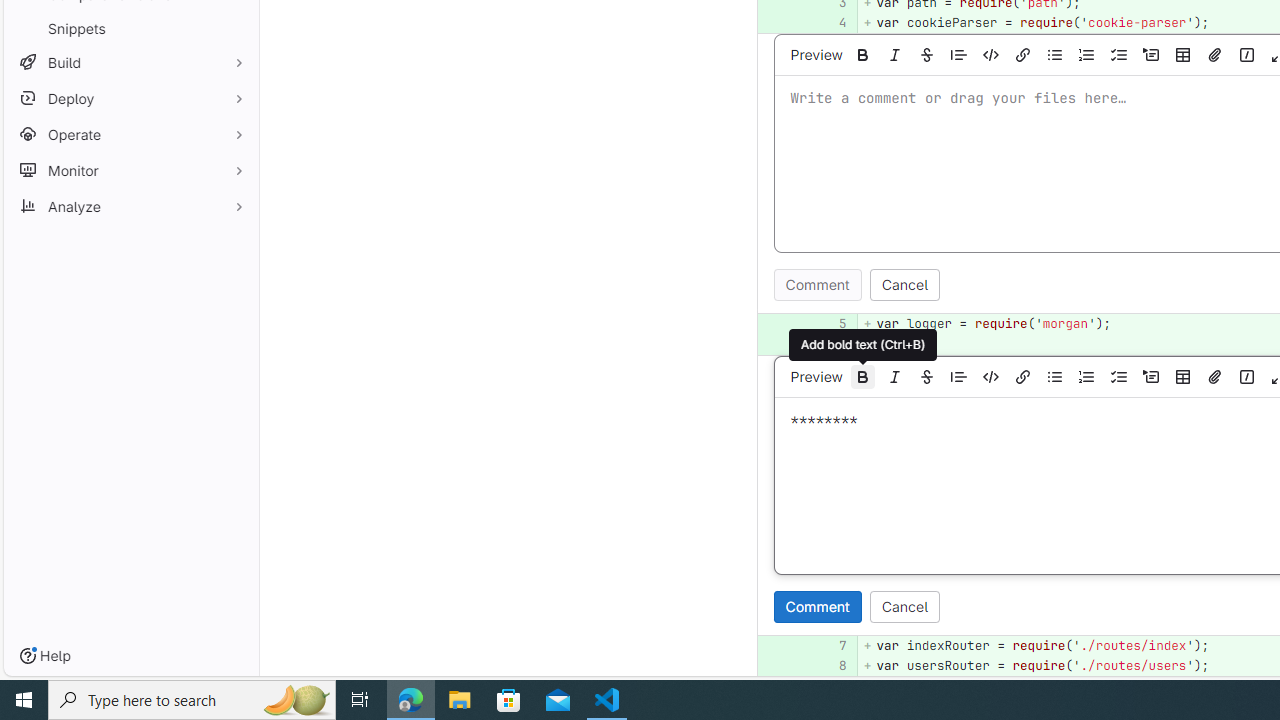 This screenshot has height=720, width=1280. I want to click on 'Insert a quote', so click(958, 376).